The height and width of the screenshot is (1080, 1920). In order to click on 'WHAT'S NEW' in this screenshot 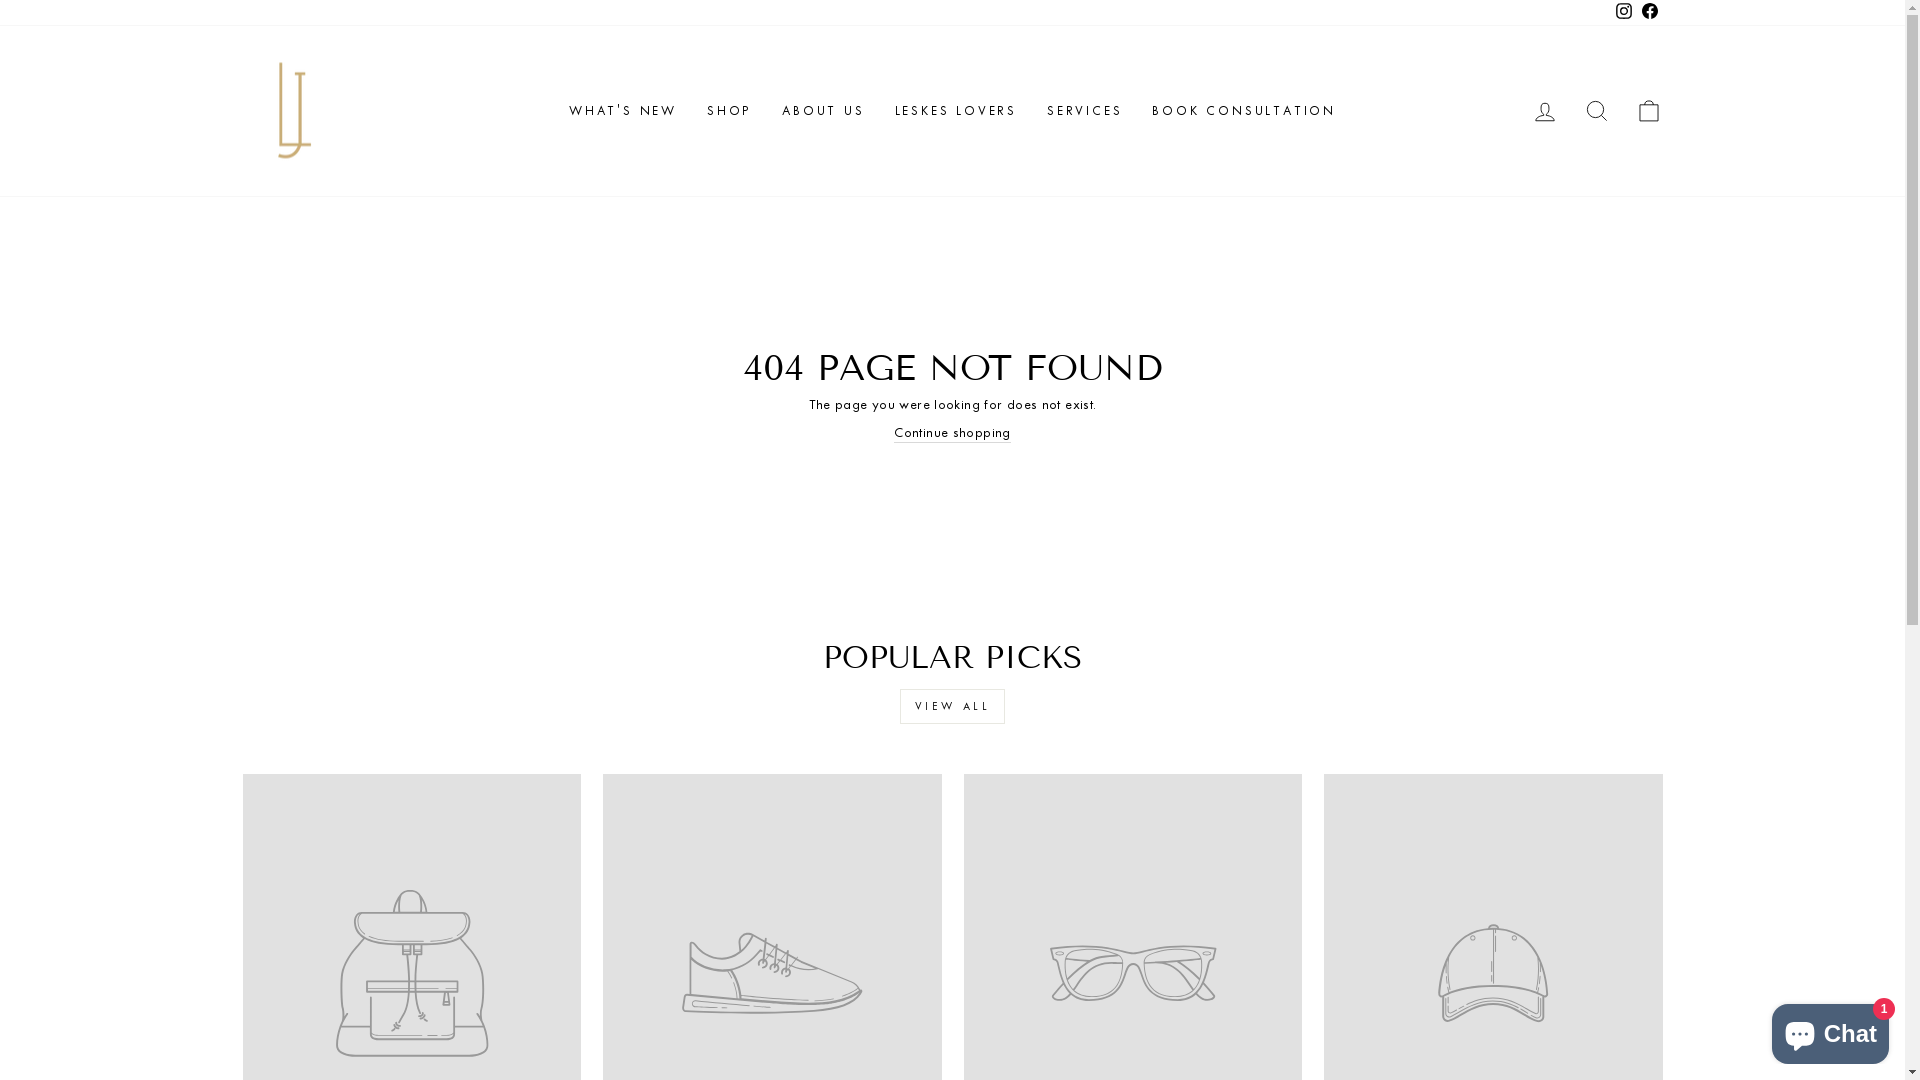, I will do `click(553, 111)`.